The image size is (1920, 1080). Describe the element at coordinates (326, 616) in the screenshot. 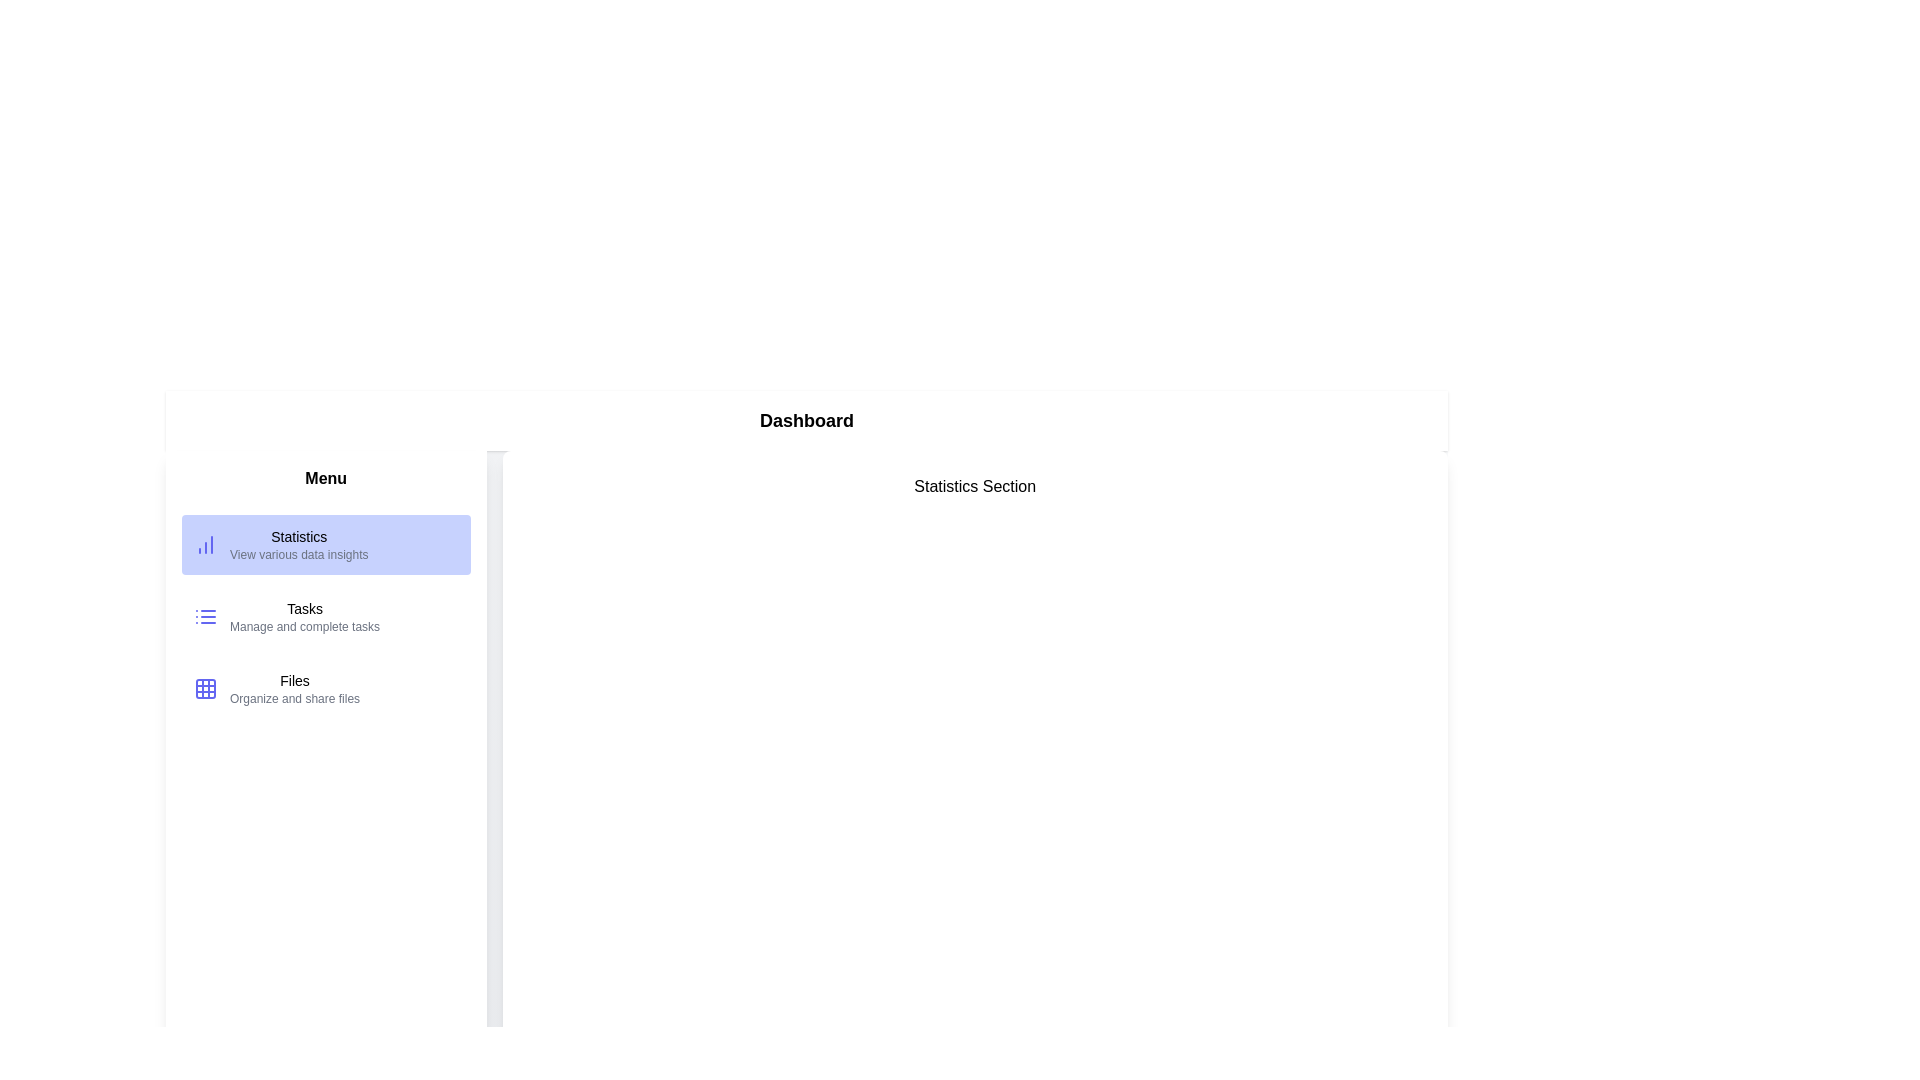

I see `the menu tab labeled Tasks to view its details` at that location.